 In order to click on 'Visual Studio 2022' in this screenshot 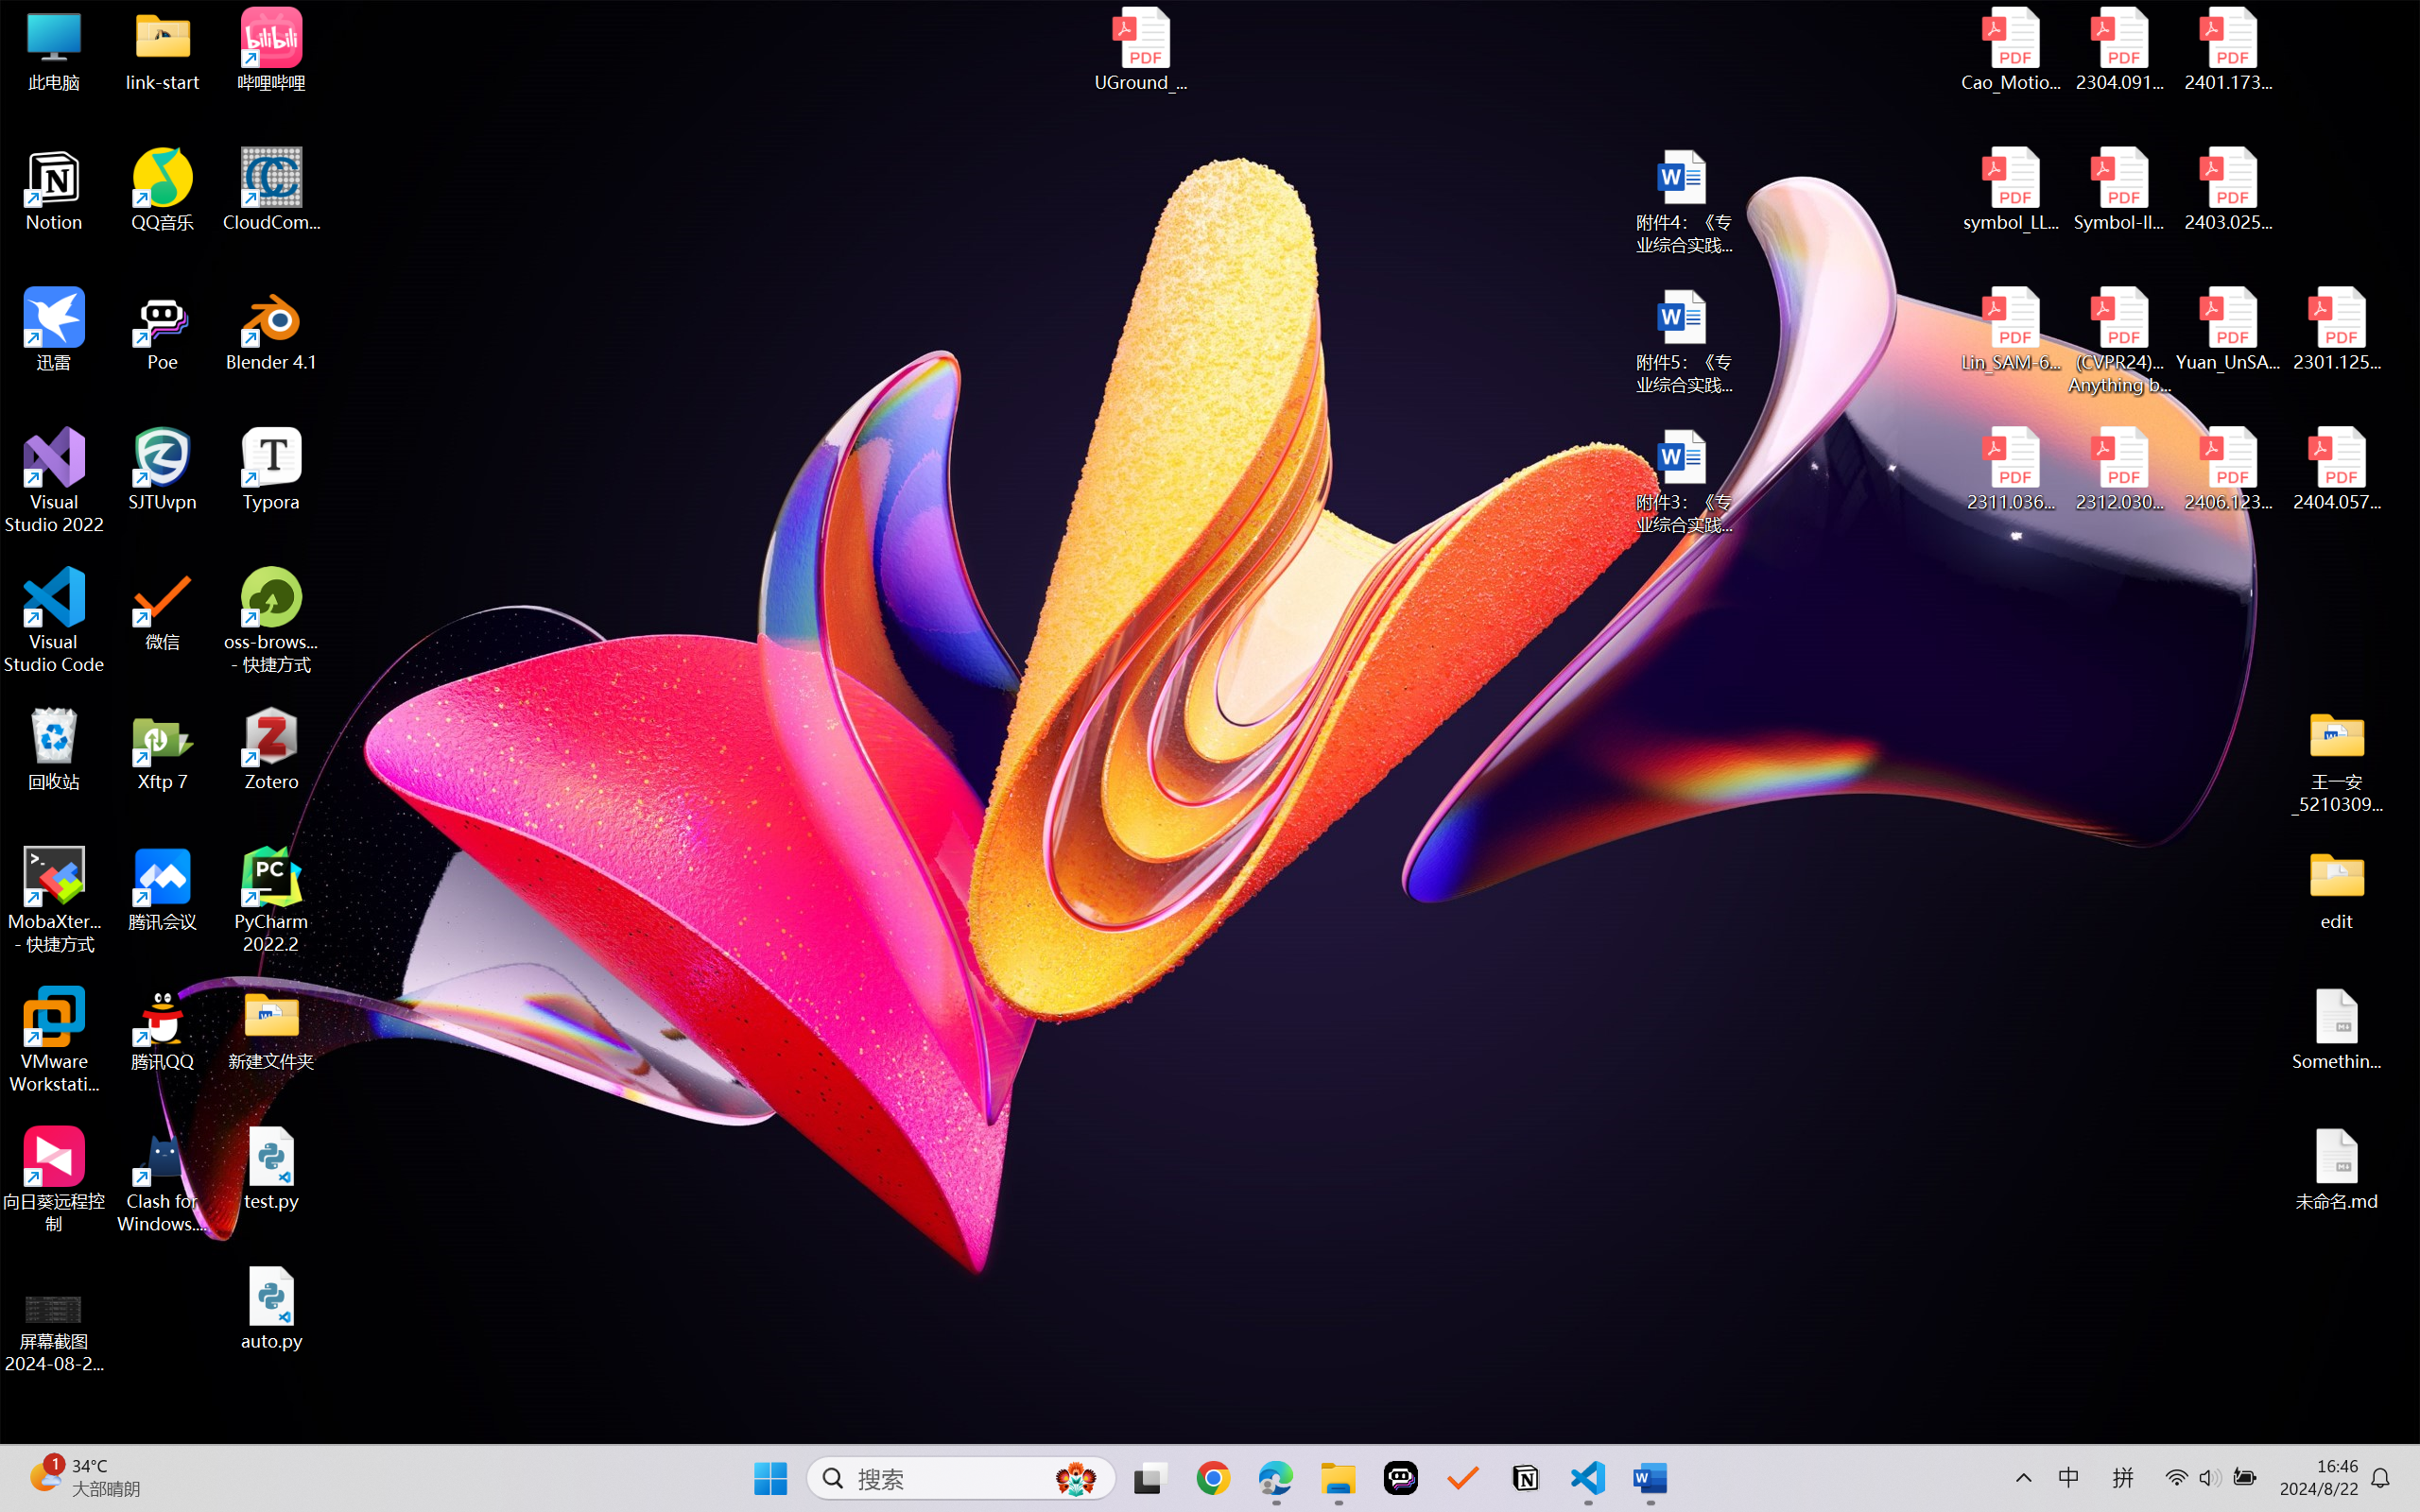, I will do `click(53, 481)`.